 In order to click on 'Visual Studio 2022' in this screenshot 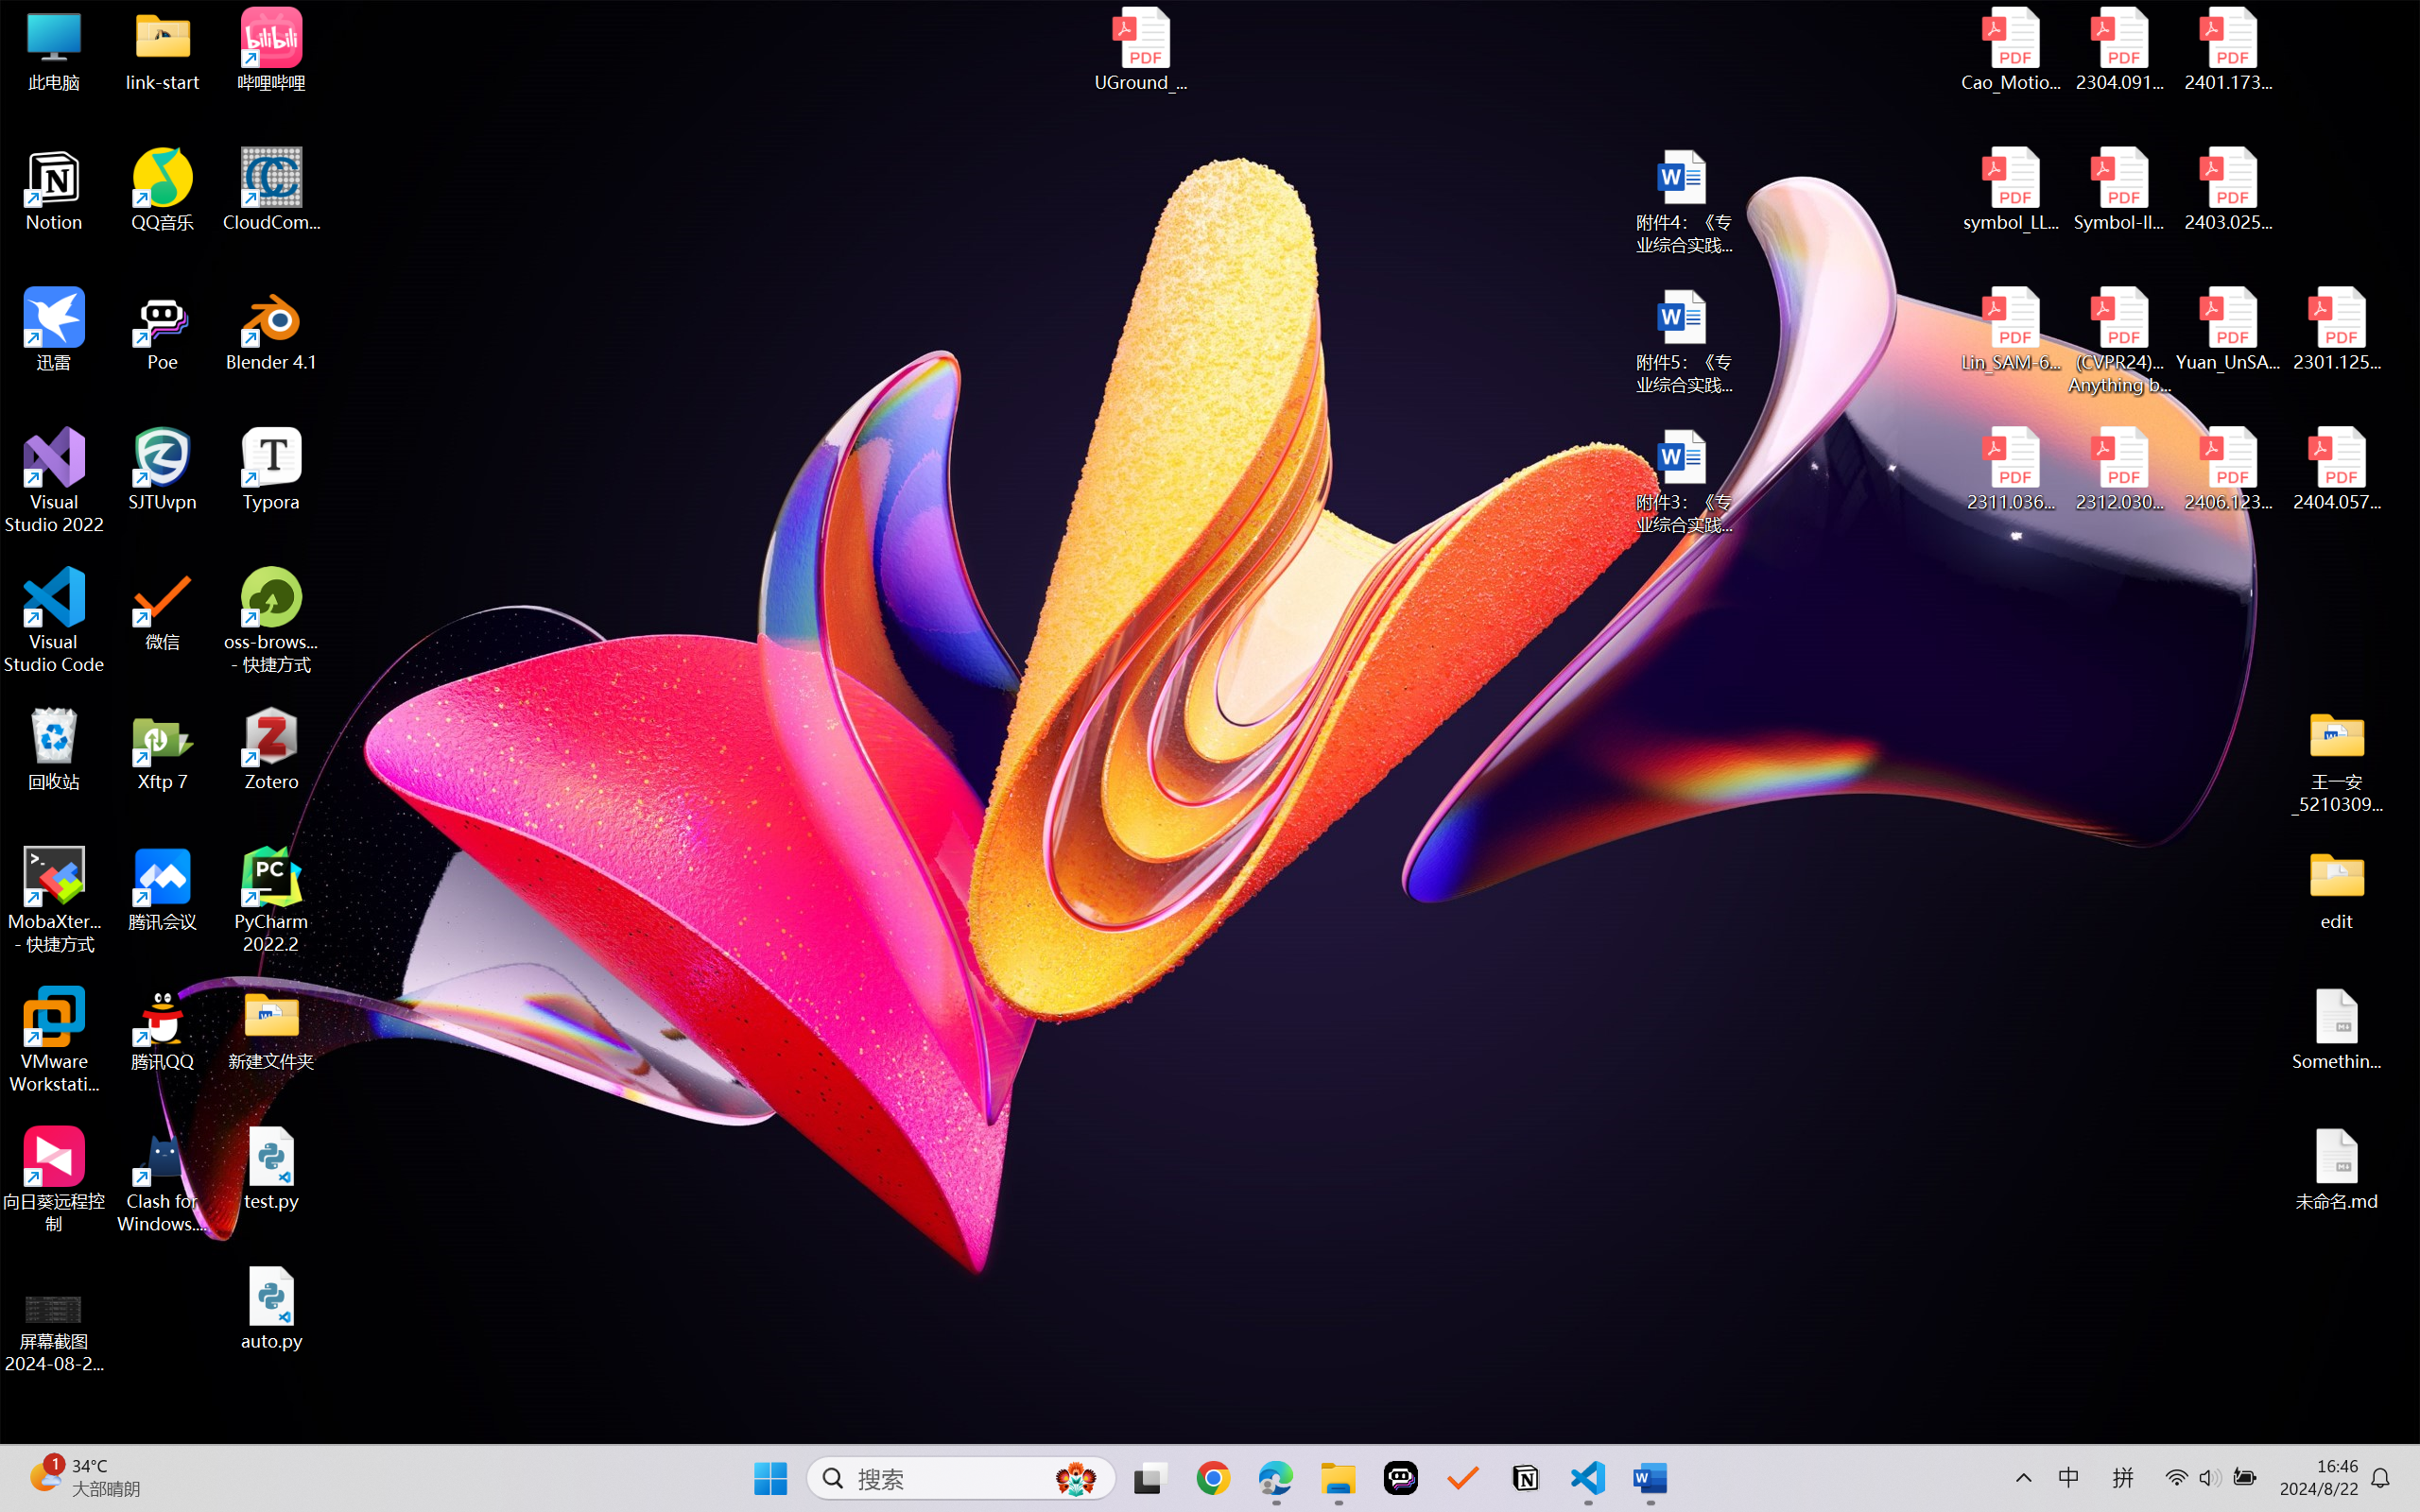, I will do `click(53, 481)`.